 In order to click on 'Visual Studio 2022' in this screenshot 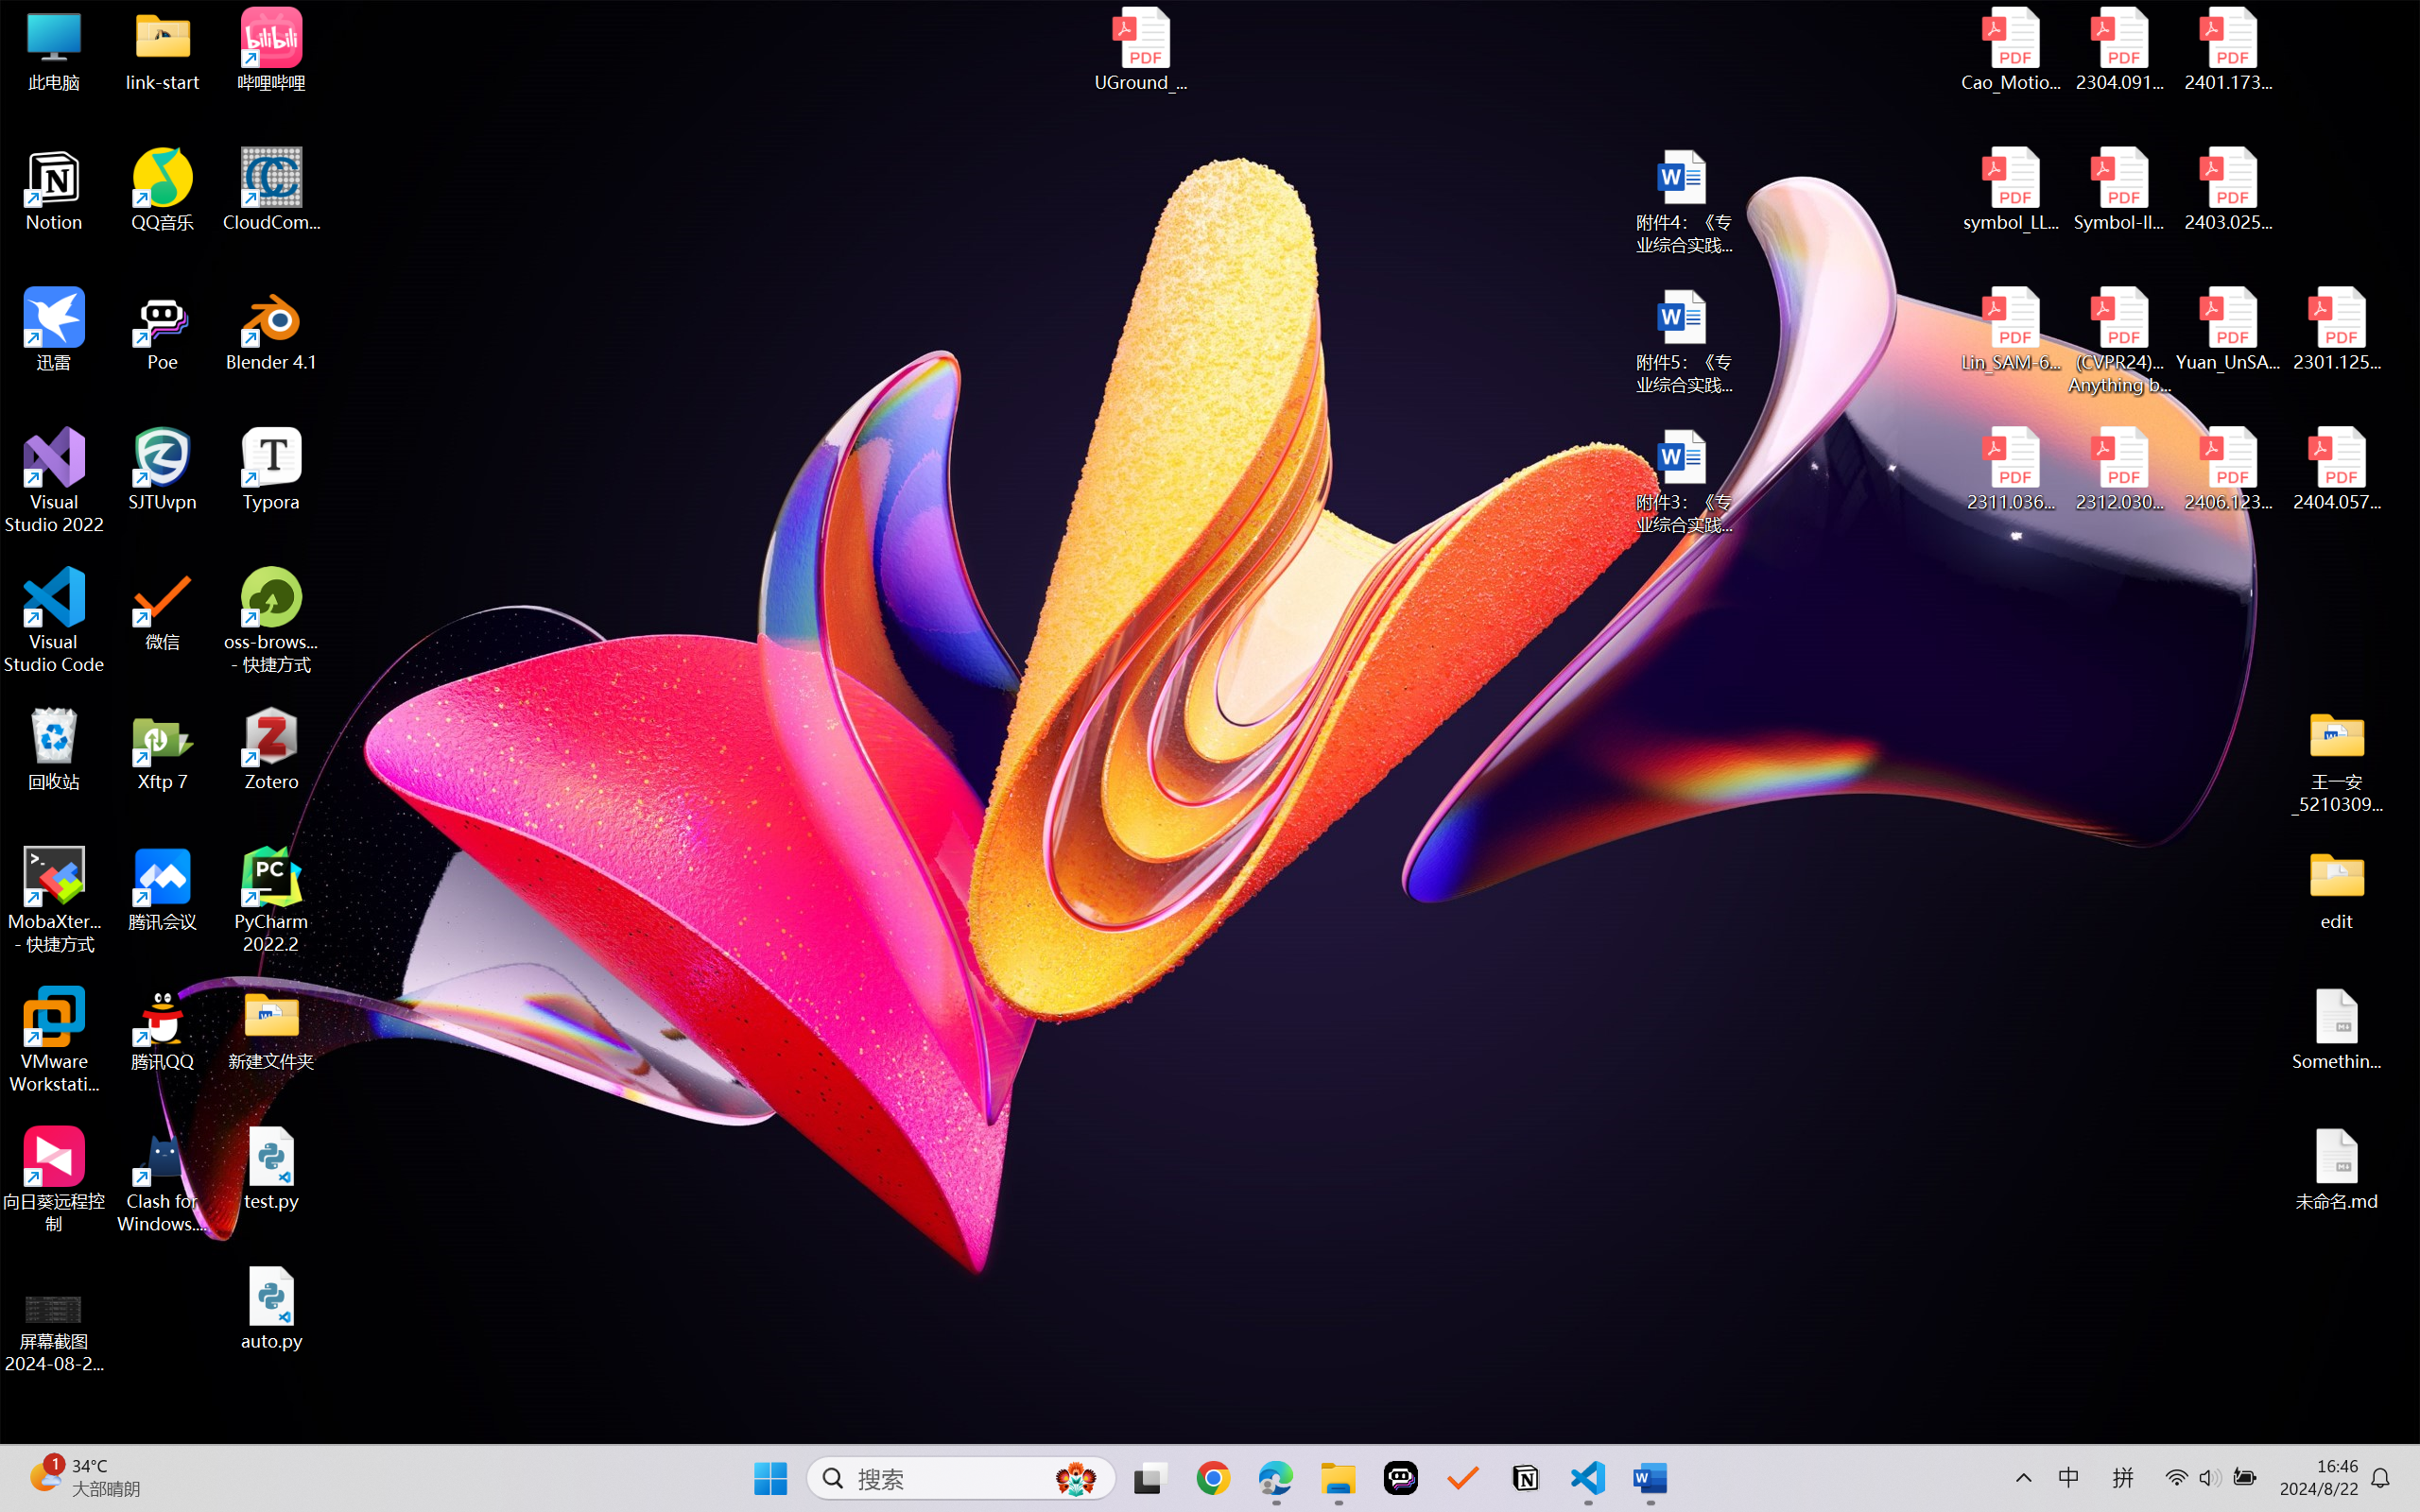, I will do `click(53, 481)`.